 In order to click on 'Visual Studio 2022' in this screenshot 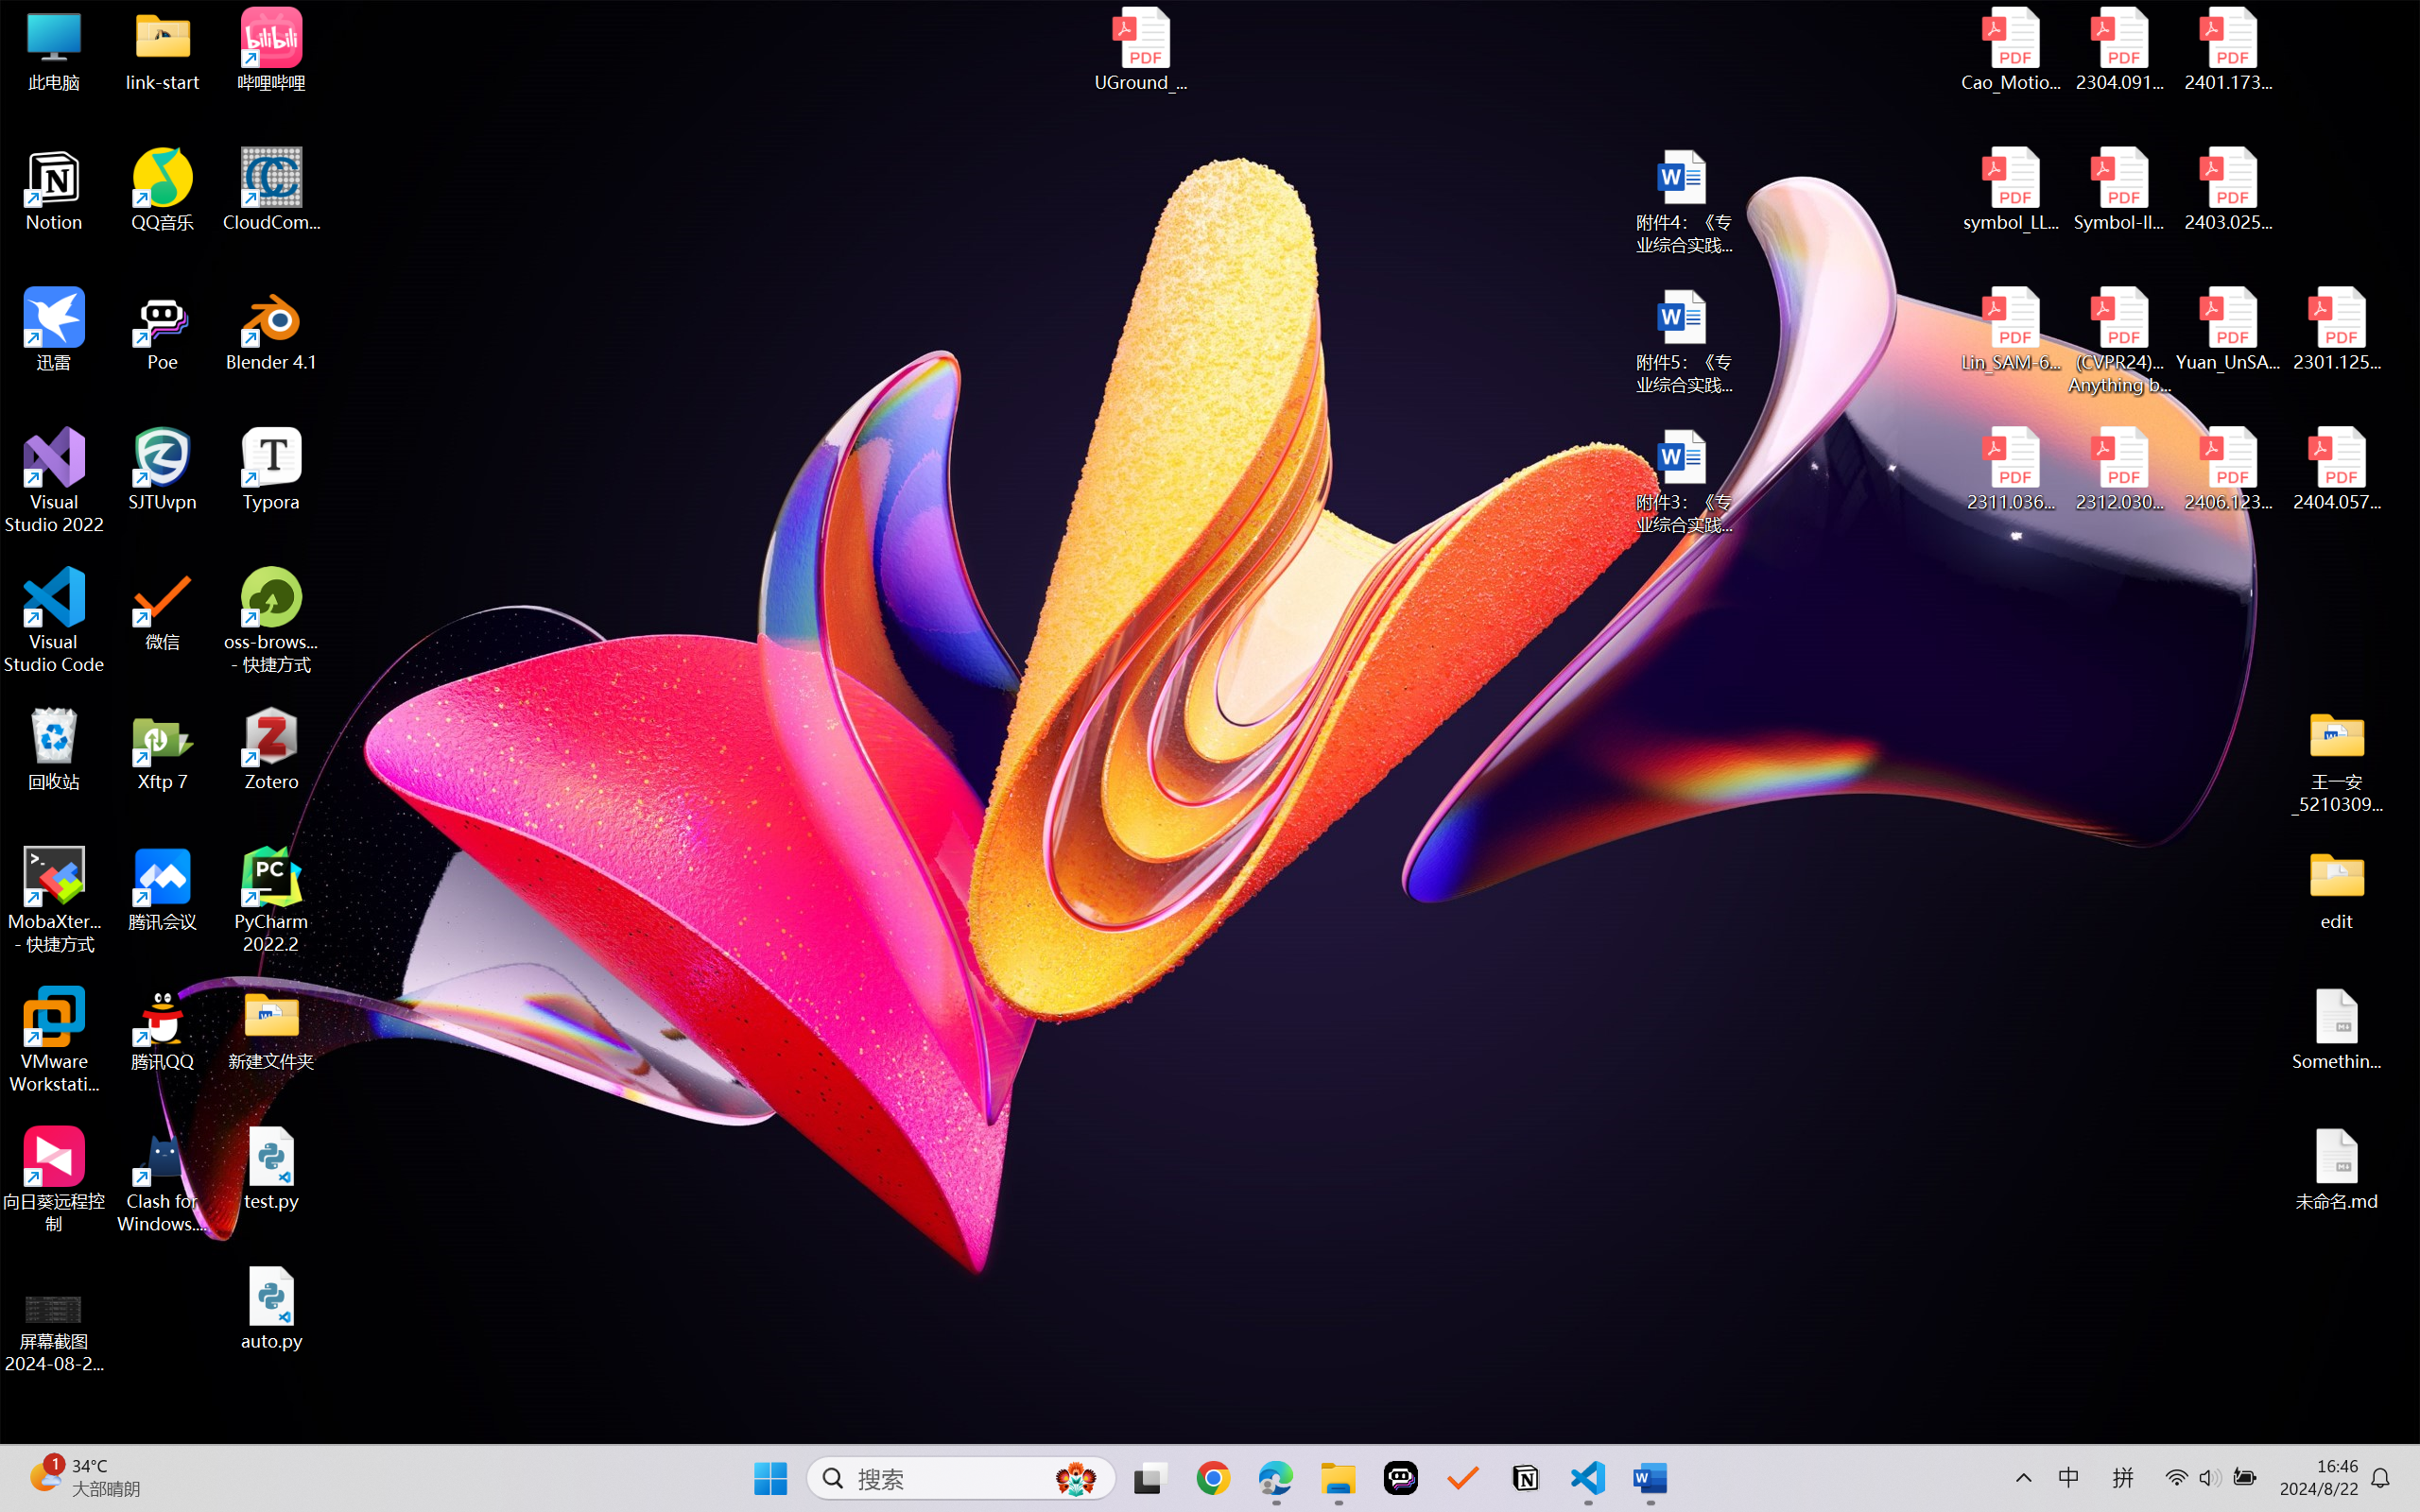, I will do `click(53, 481)`.